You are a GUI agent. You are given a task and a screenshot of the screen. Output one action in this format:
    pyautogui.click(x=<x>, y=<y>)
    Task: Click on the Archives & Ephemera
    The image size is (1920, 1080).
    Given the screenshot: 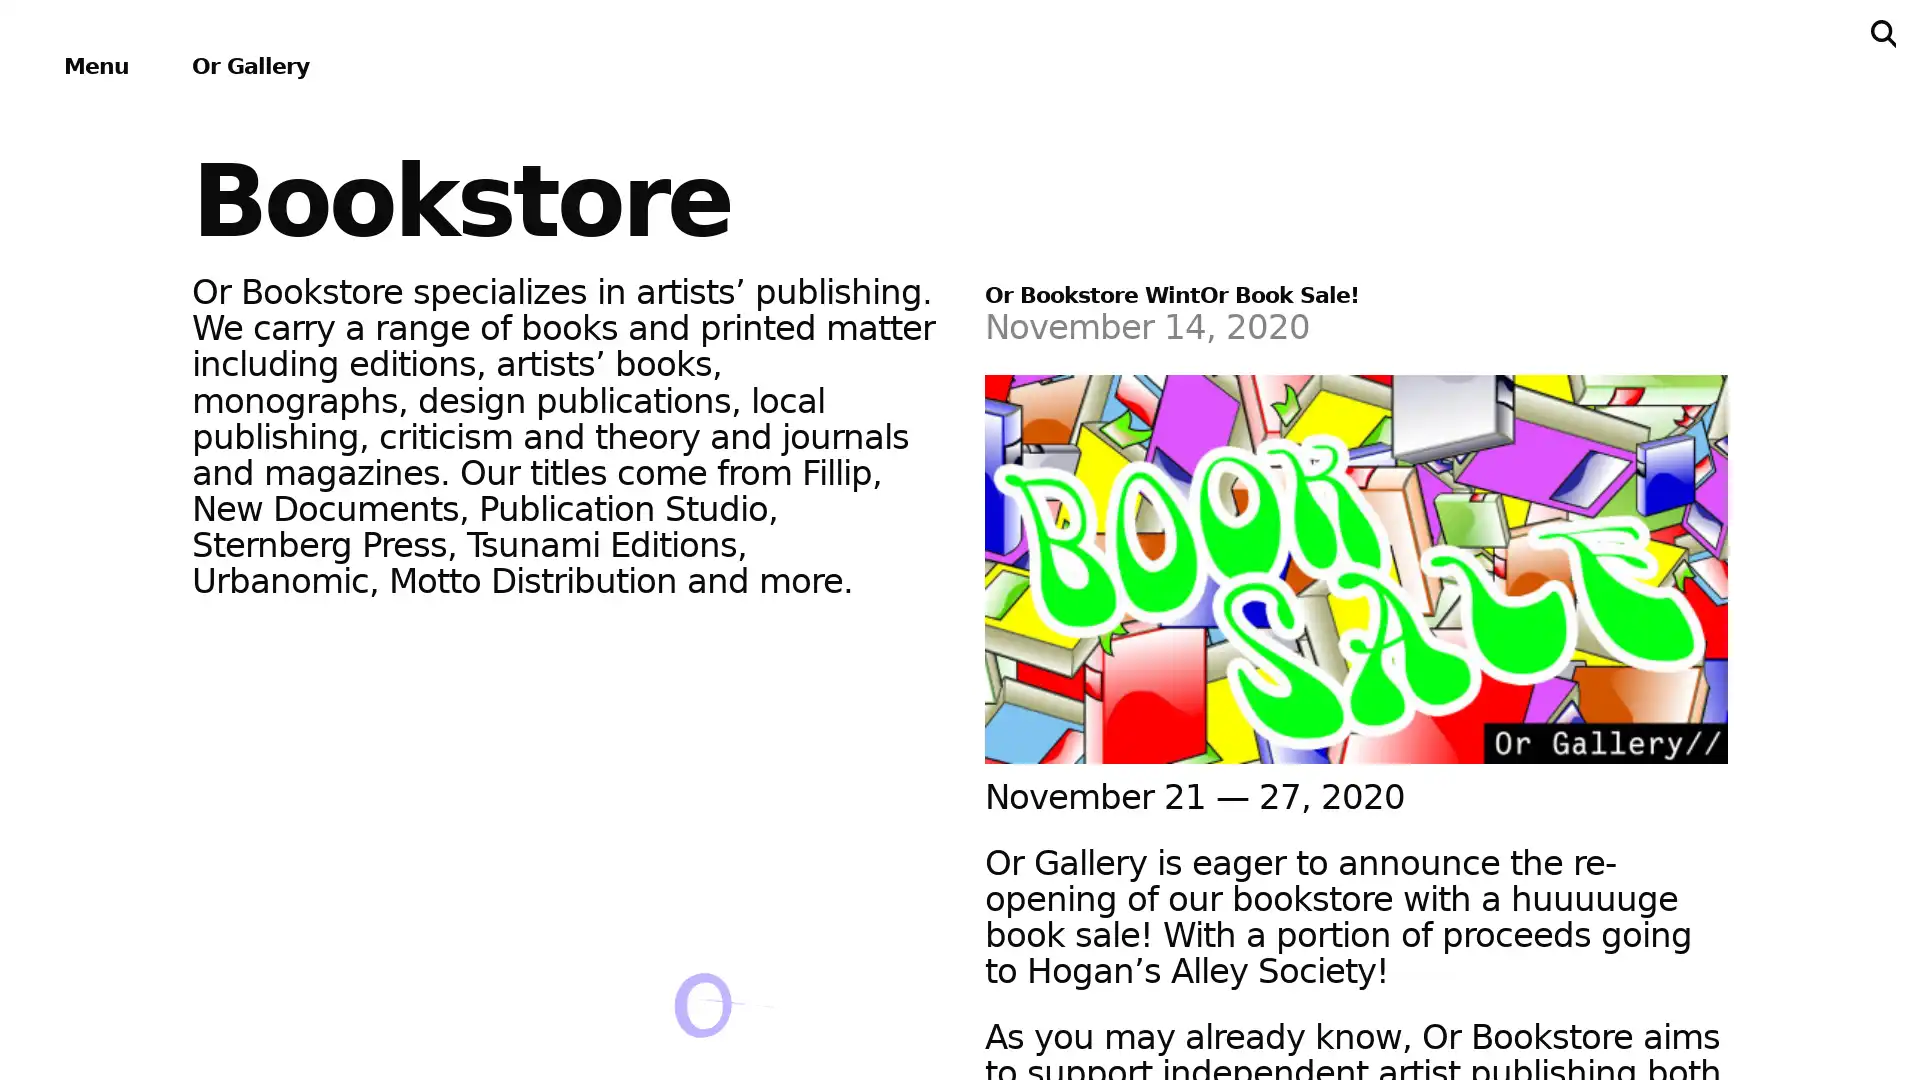 What is the action you would take?
    pyautogui.click(x=434, y=680)
    